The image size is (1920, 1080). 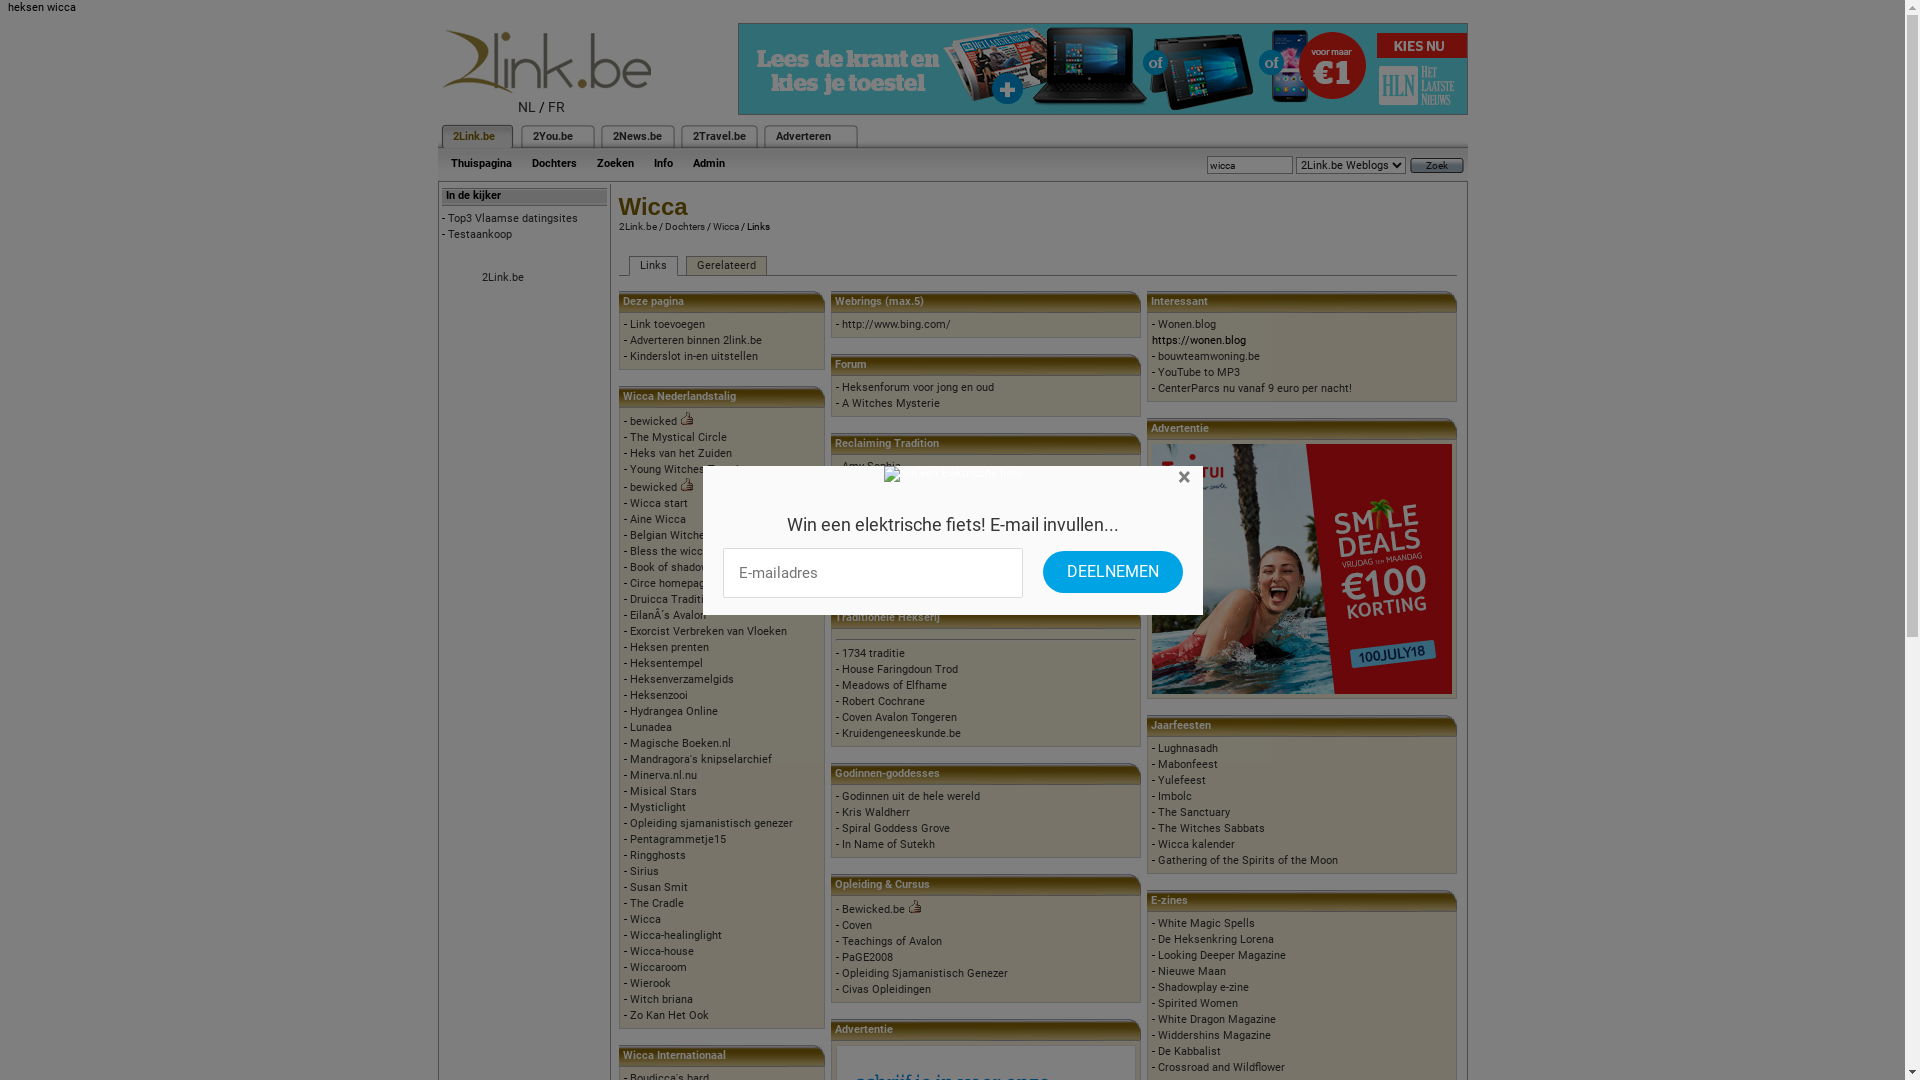 What do you see at coordinates (841, 925) in the screenshot?
I see `'Coven'` at bounding box center [841, 925].